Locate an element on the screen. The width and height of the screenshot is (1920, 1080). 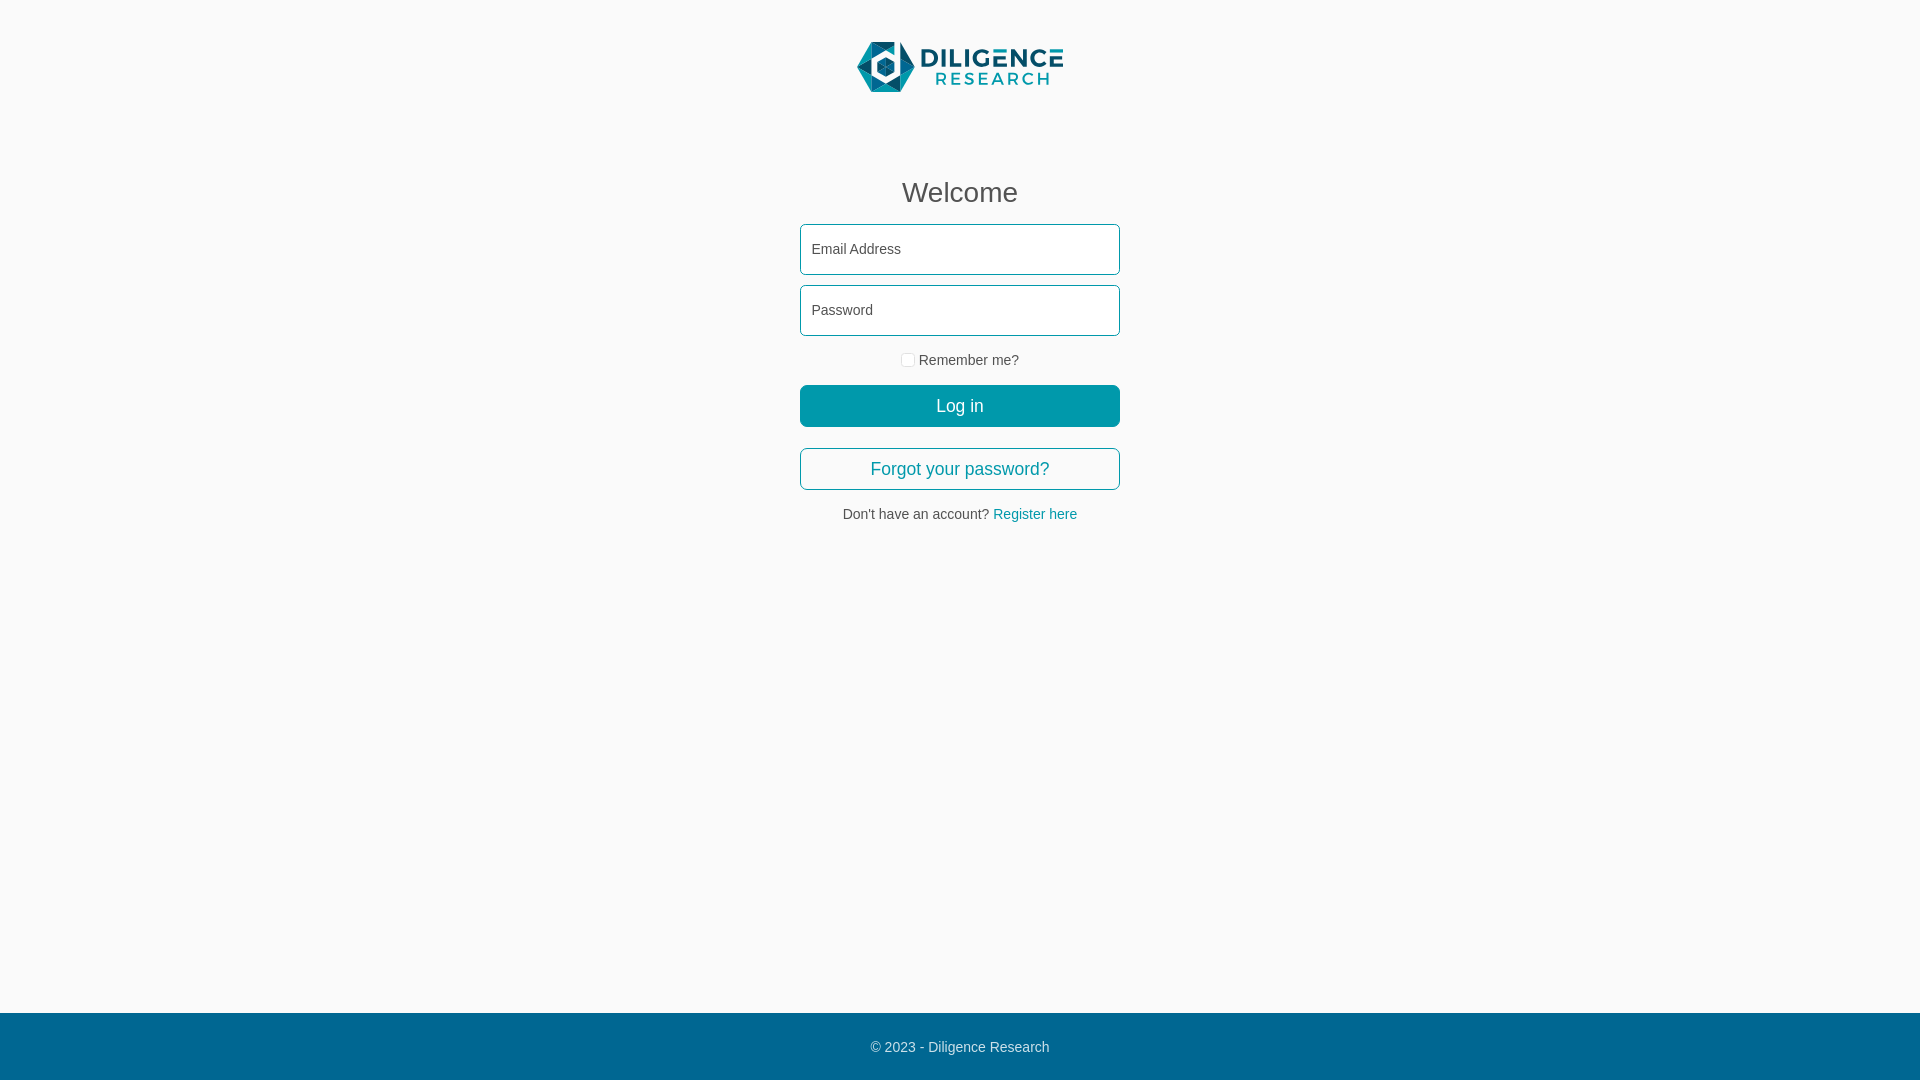
'Forgot your password?' is located at coordinates (960, 469).